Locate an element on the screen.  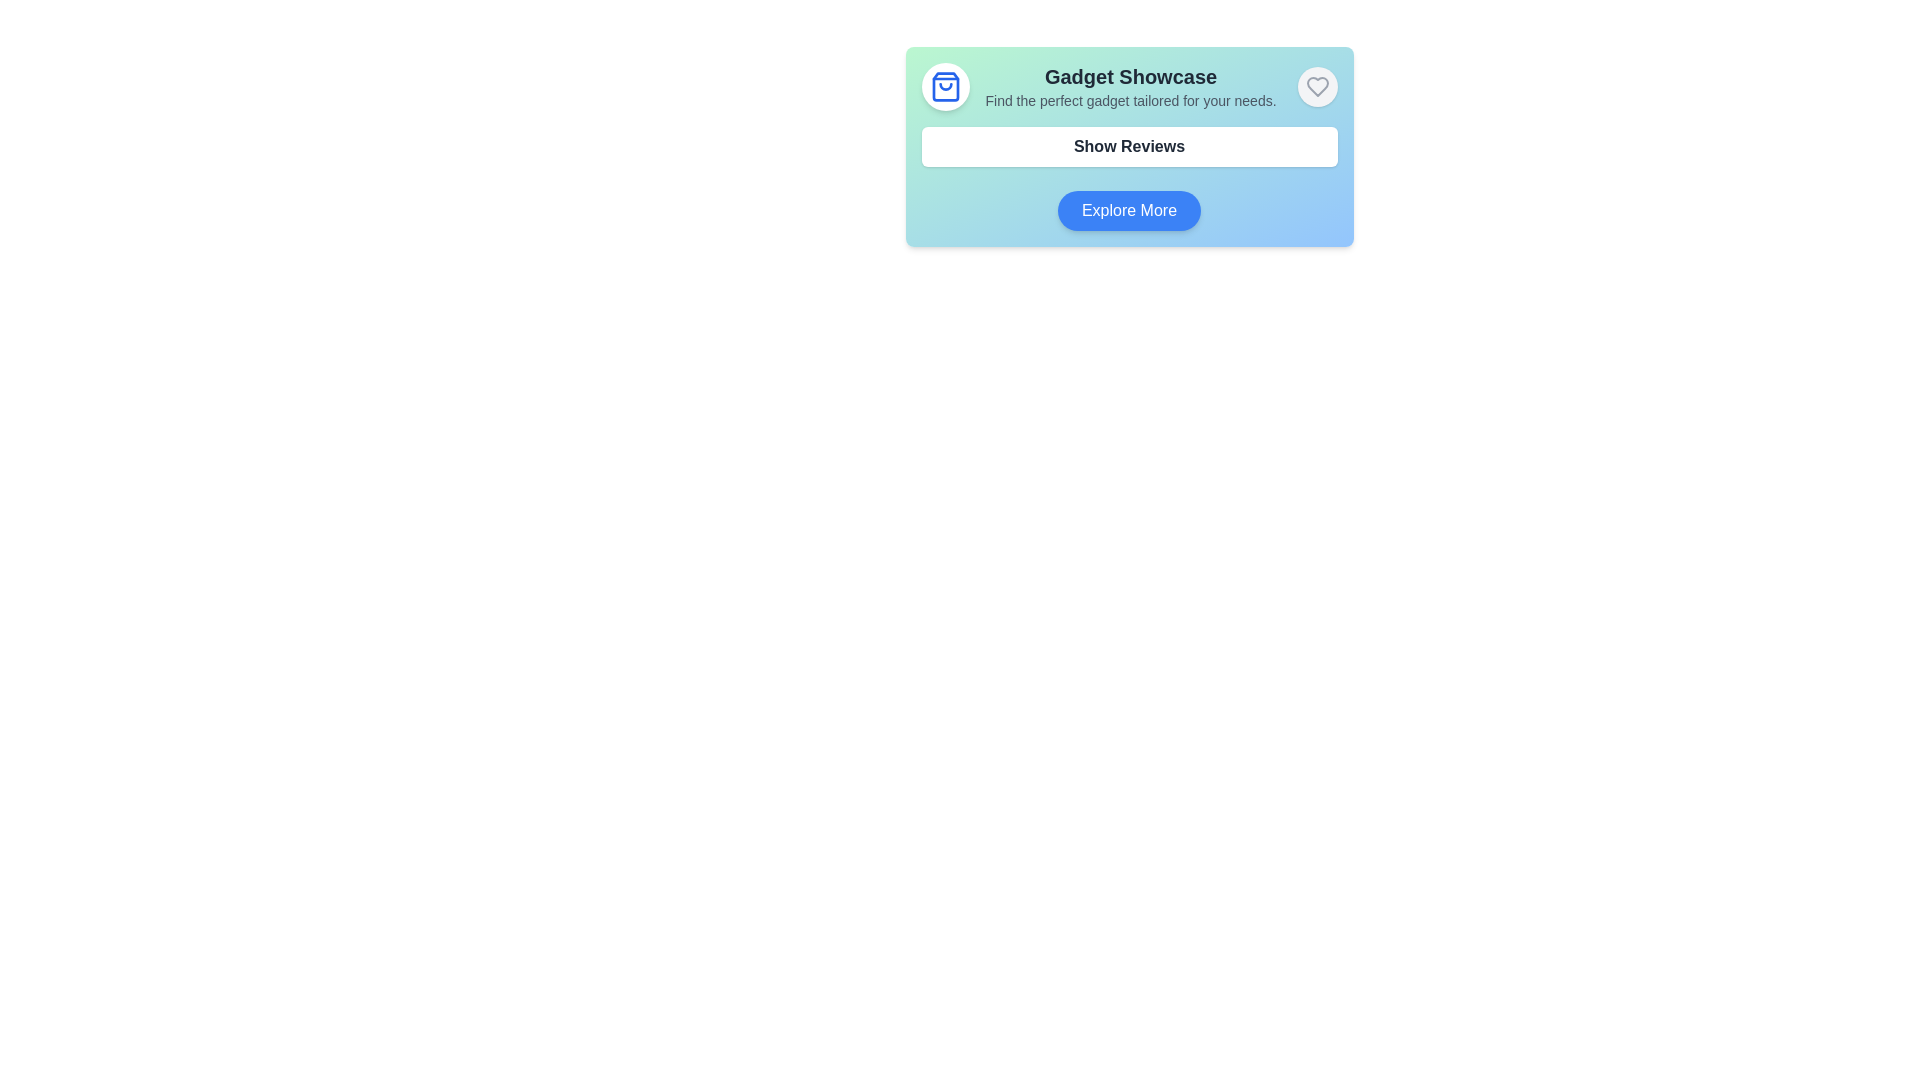
the shopping bag icon located at the top-left corner of the card in the Gadget Showcase interface is located at coordinates (944, 86).